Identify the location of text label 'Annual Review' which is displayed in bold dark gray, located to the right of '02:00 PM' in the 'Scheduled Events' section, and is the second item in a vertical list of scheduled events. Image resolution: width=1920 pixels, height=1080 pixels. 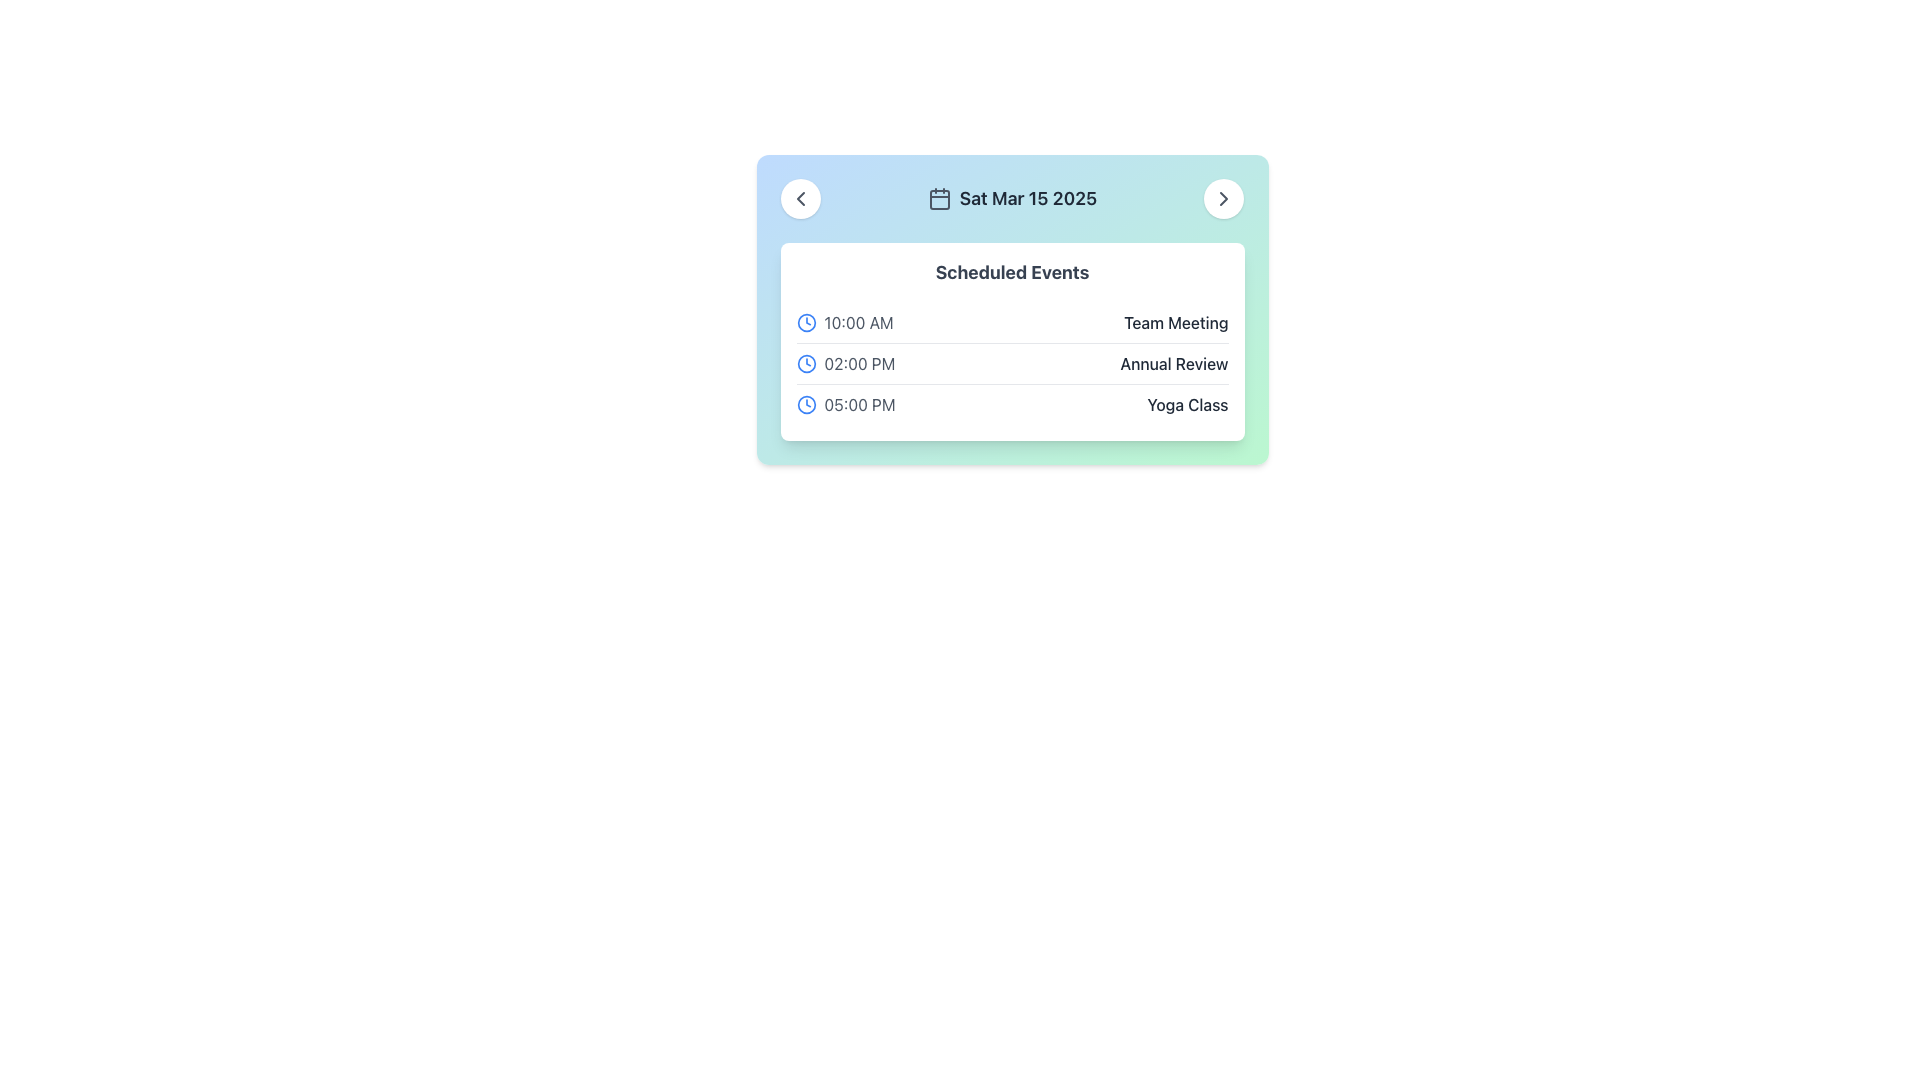
(1174, 363).